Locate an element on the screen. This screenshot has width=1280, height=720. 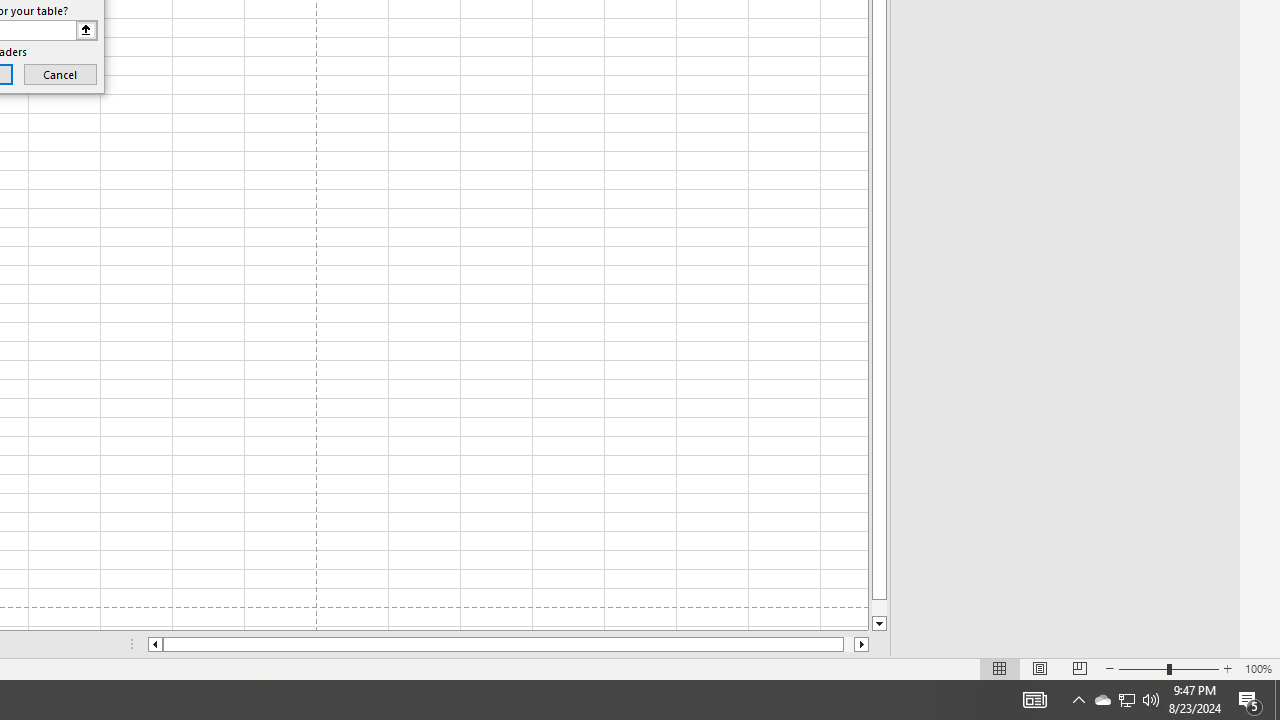
'Zoom' is located at coordinates (1168, 669).